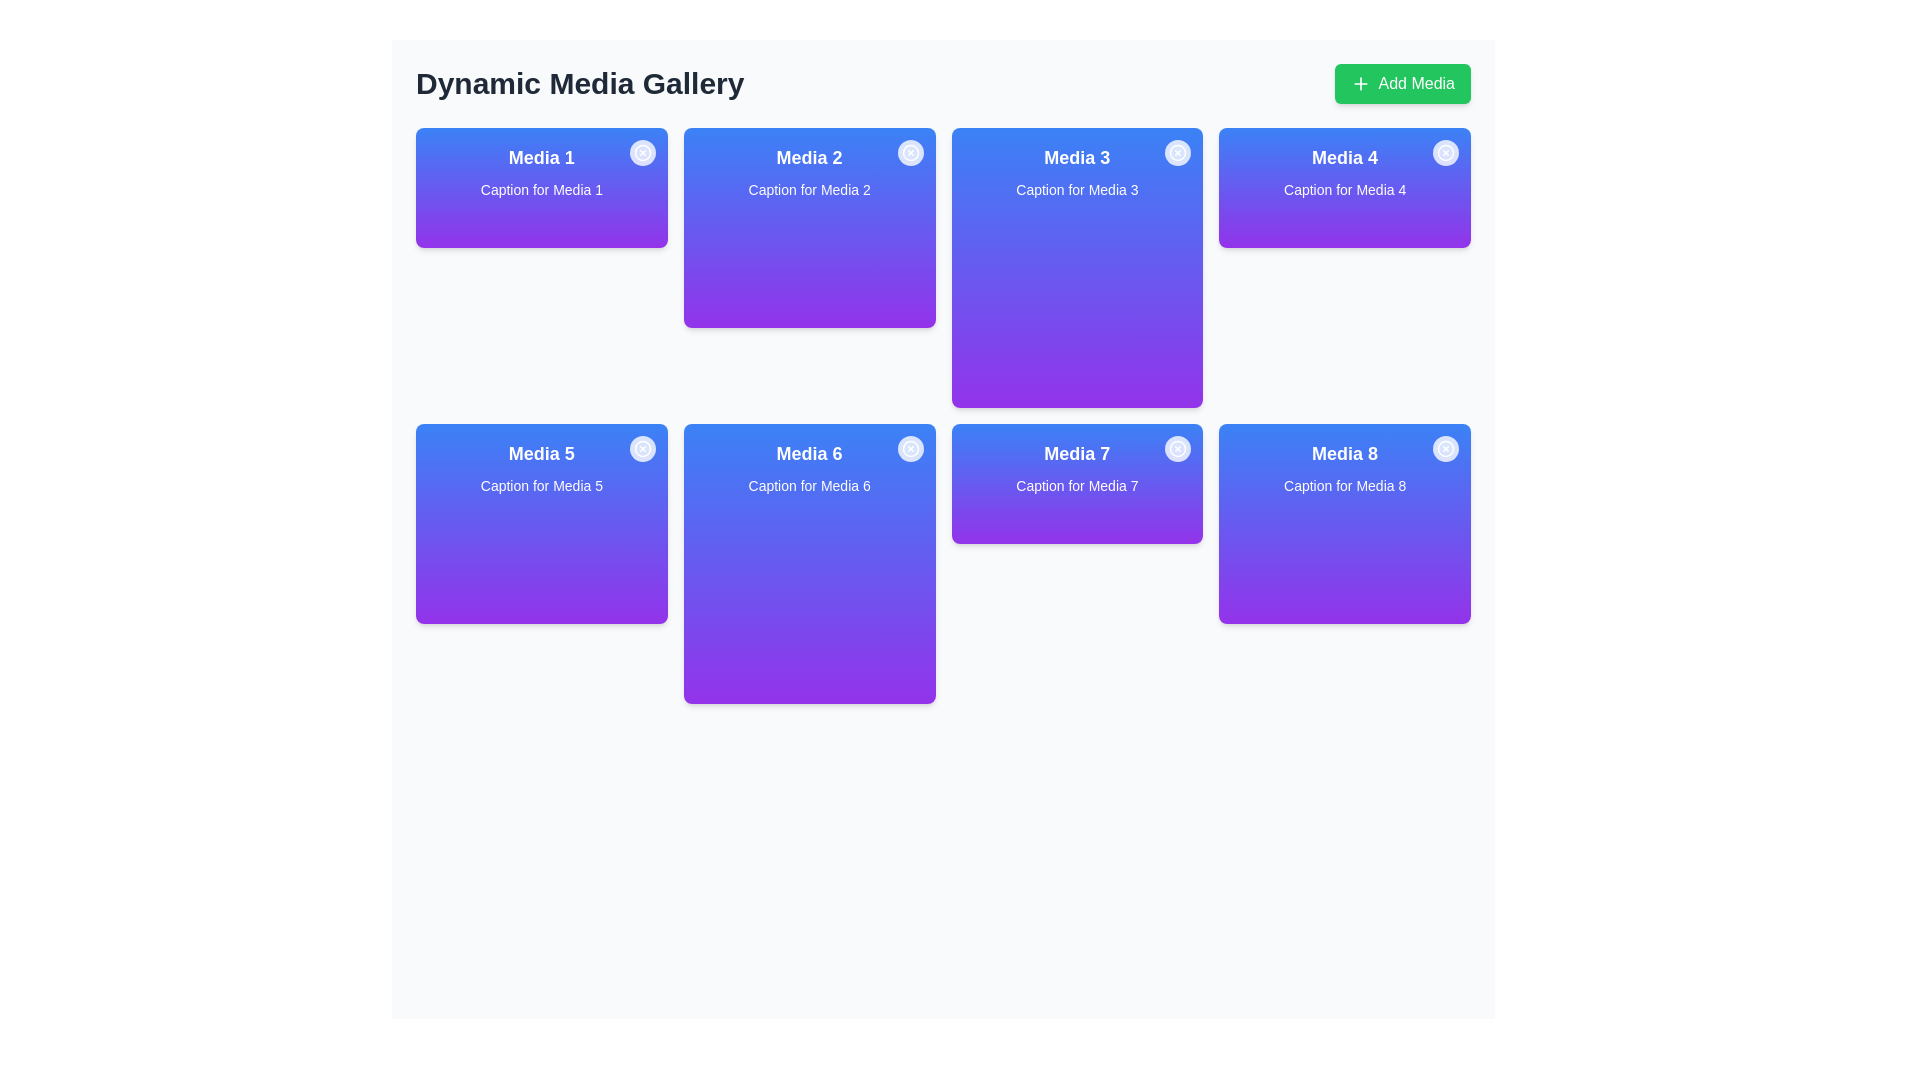  Describe the element at coordinates (1345, 189) in the screenshot. I see `caption text displayed as 'Caption for Media 4' on the text label styled in white color within the card labeled 'Media 4'` at that location.